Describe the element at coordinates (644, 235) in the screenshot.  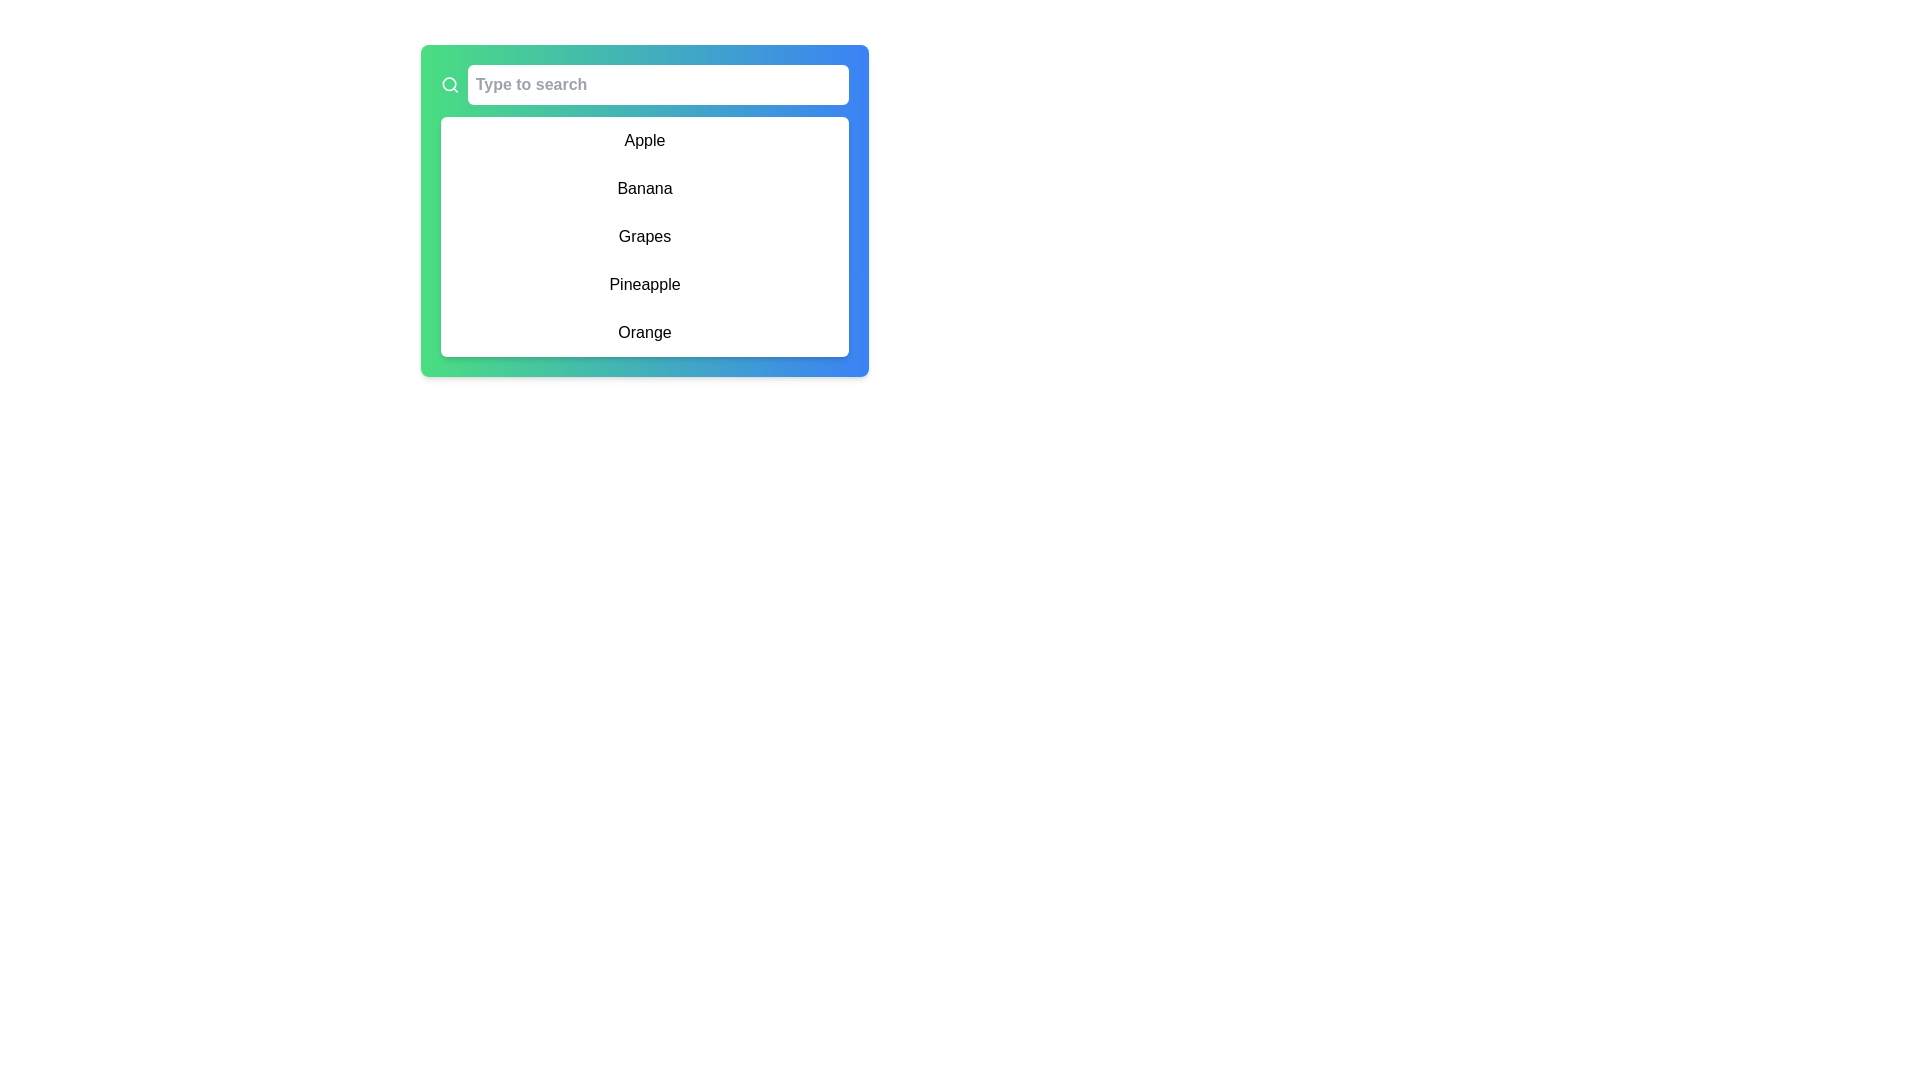
I see `the 'Grapes' text label within the selectable list for keyboard navigation` at that location.